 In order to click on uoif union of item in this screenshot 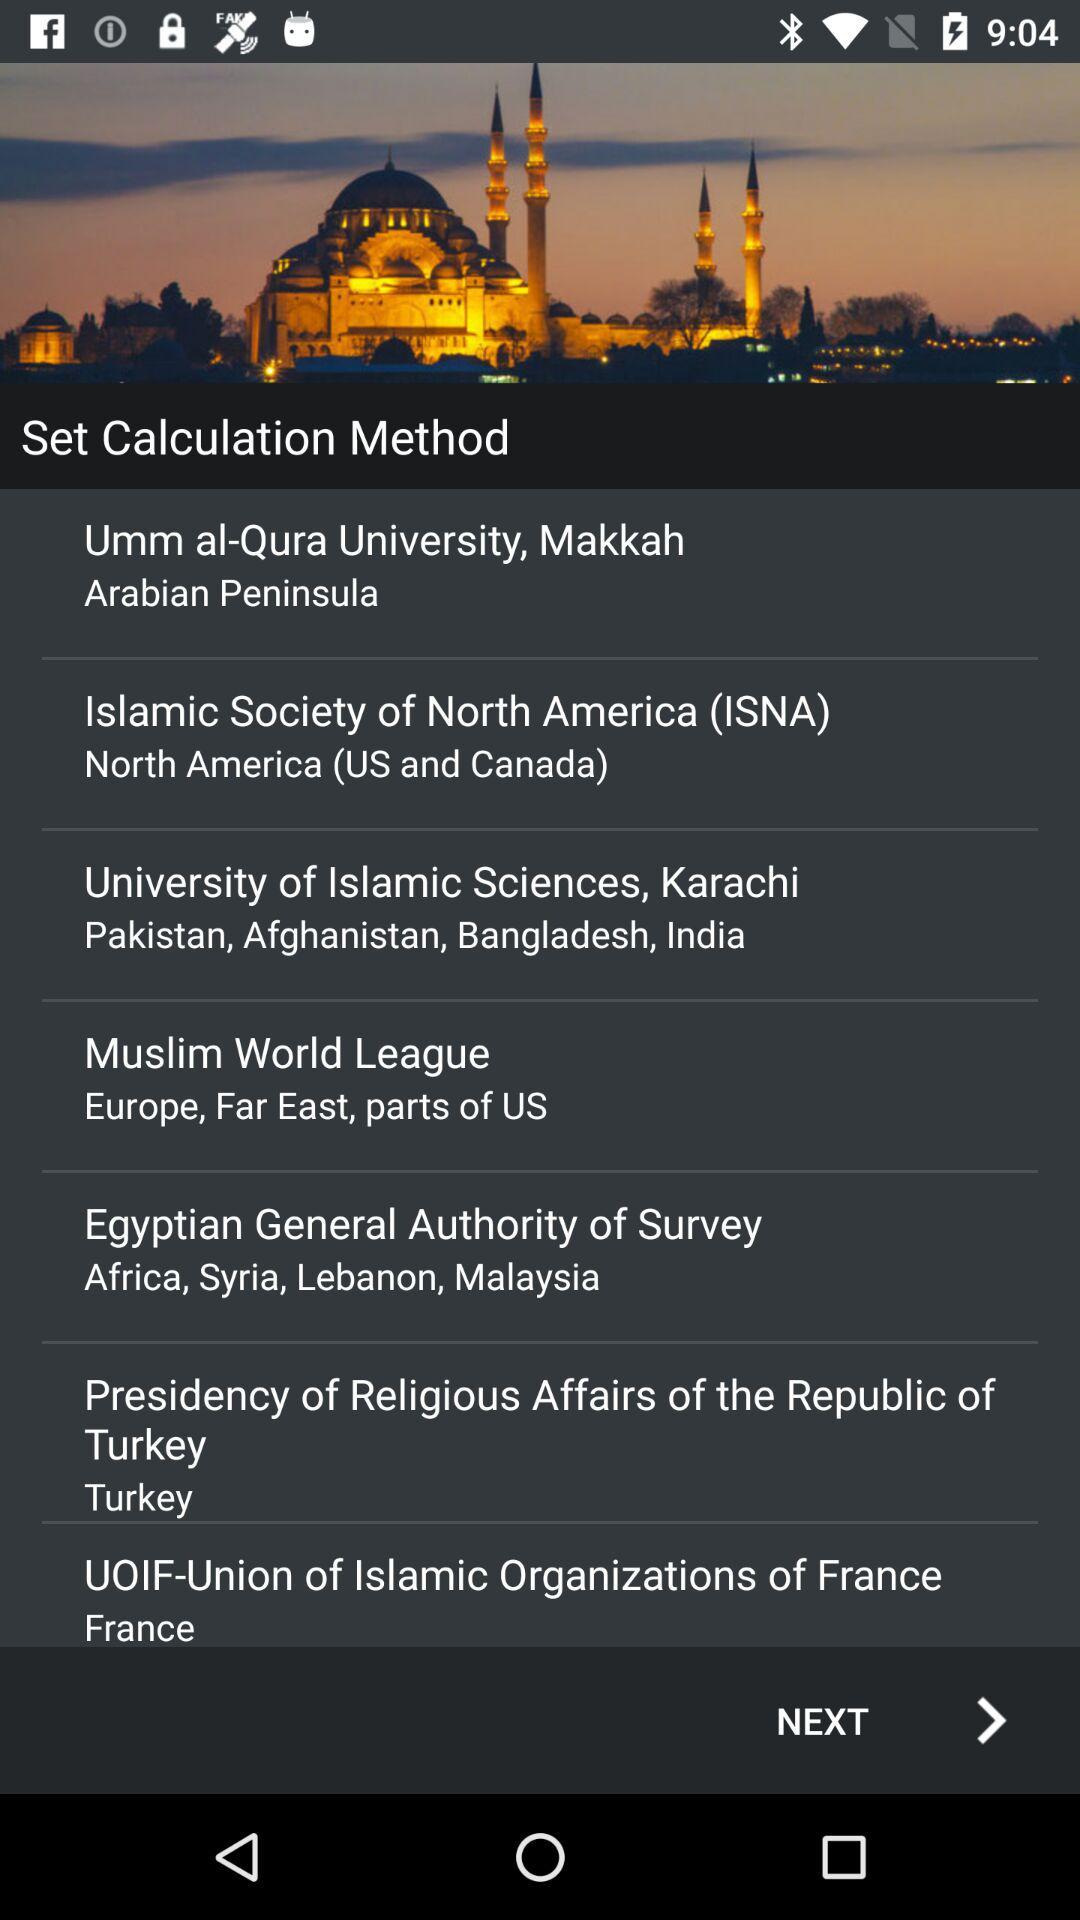, I will do `click(540, 1572)`.